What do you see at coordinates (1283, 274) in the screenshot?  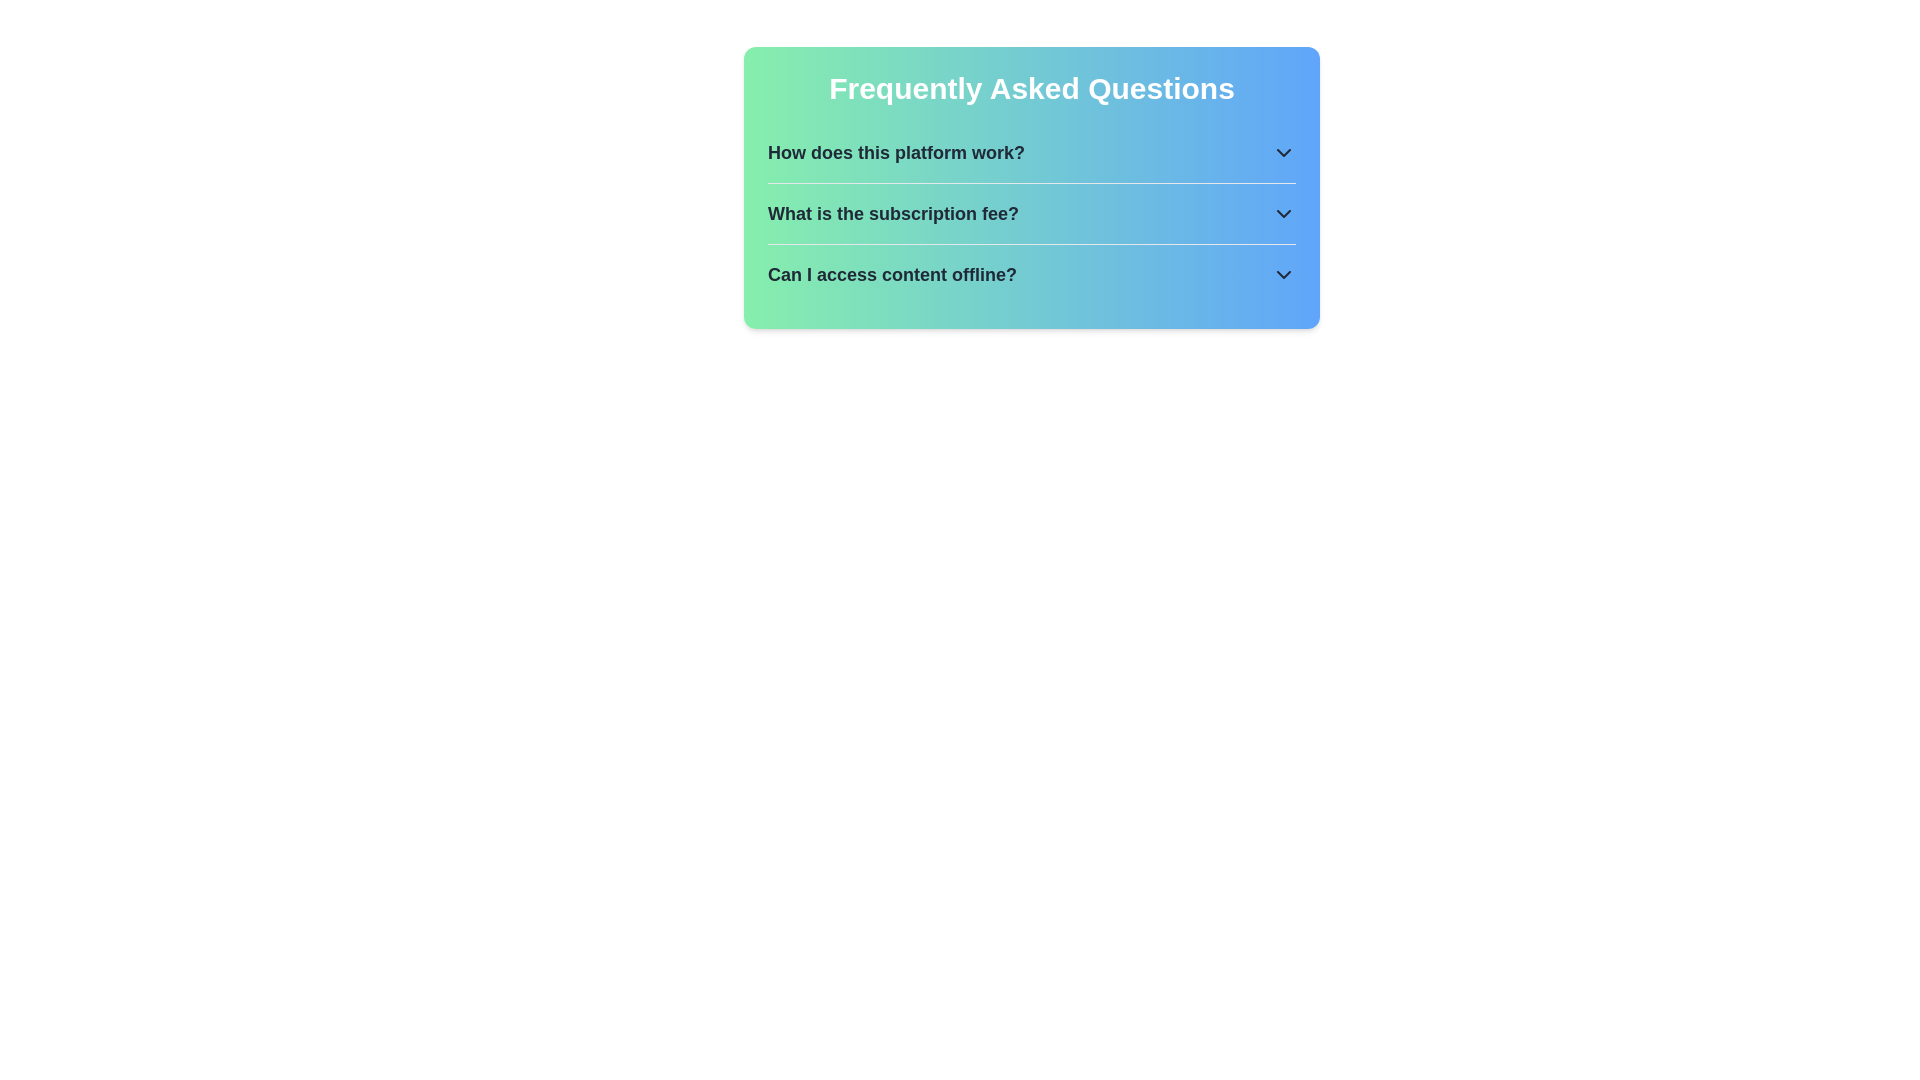 I see `the Dropdown indicator / Caret icon for the FAQ item 'Can I access content offline?'. This element is located to the far right of the text within the FAQ section` at bounding box center [1283, 274].